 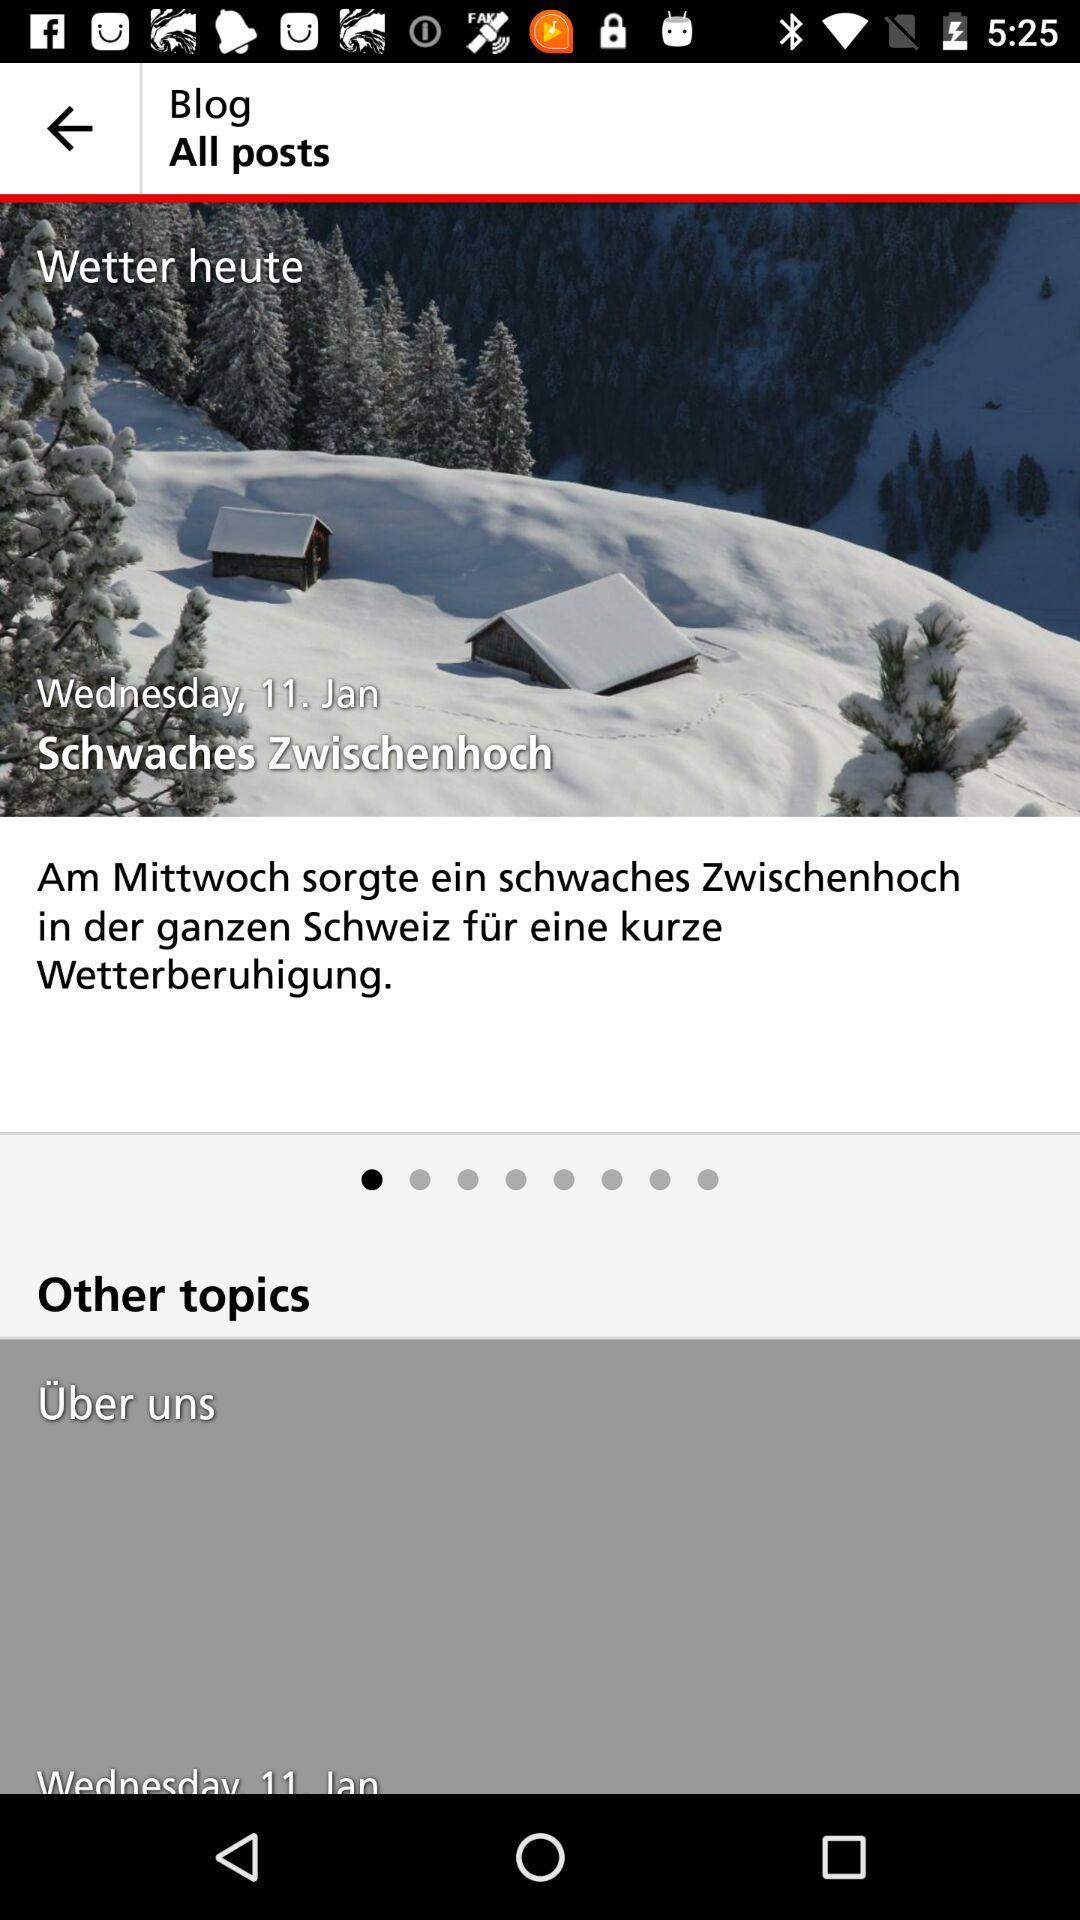 What do you see at coordinates (611, 1179) in the screenshot?
I see `the icon above the other topics` at bounding box center [611, 1179].